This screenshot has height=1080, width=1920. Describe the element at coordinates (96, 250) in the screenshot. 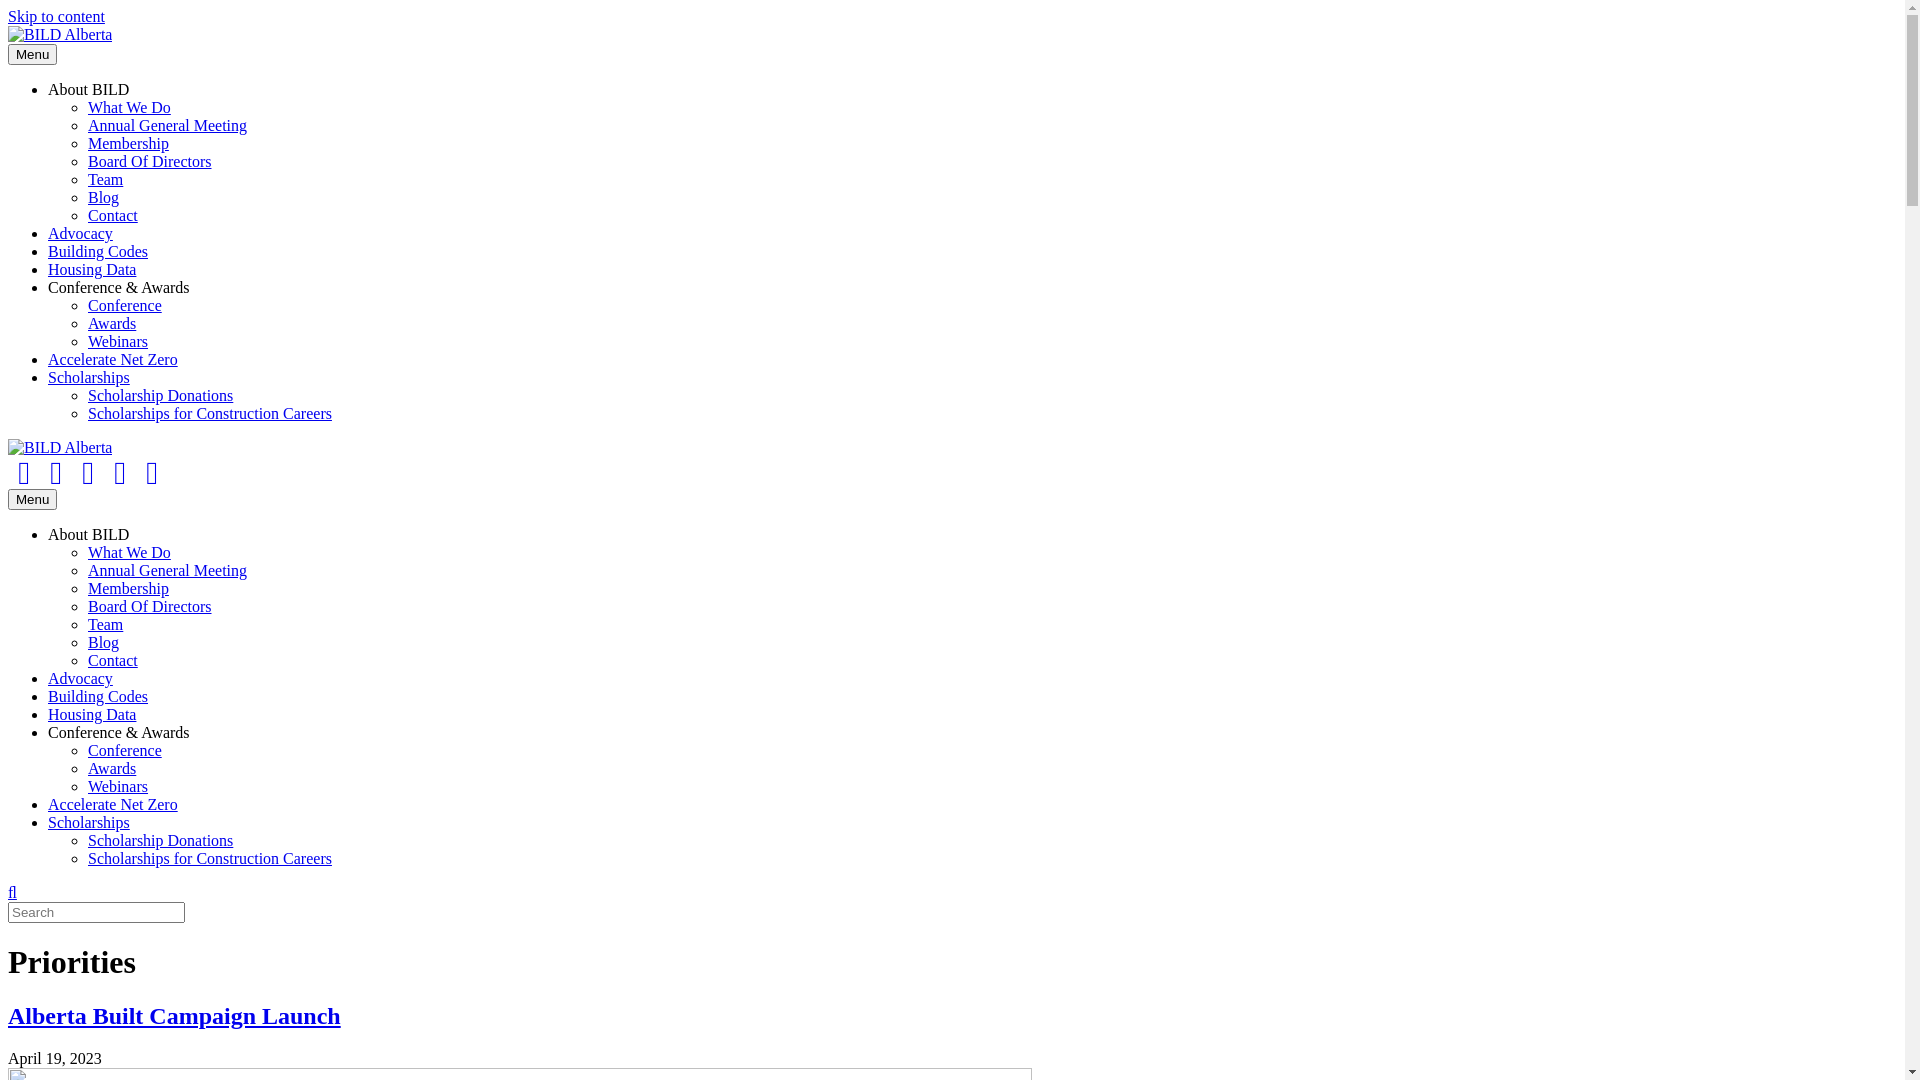

I see `'Building Codes'` at that location.